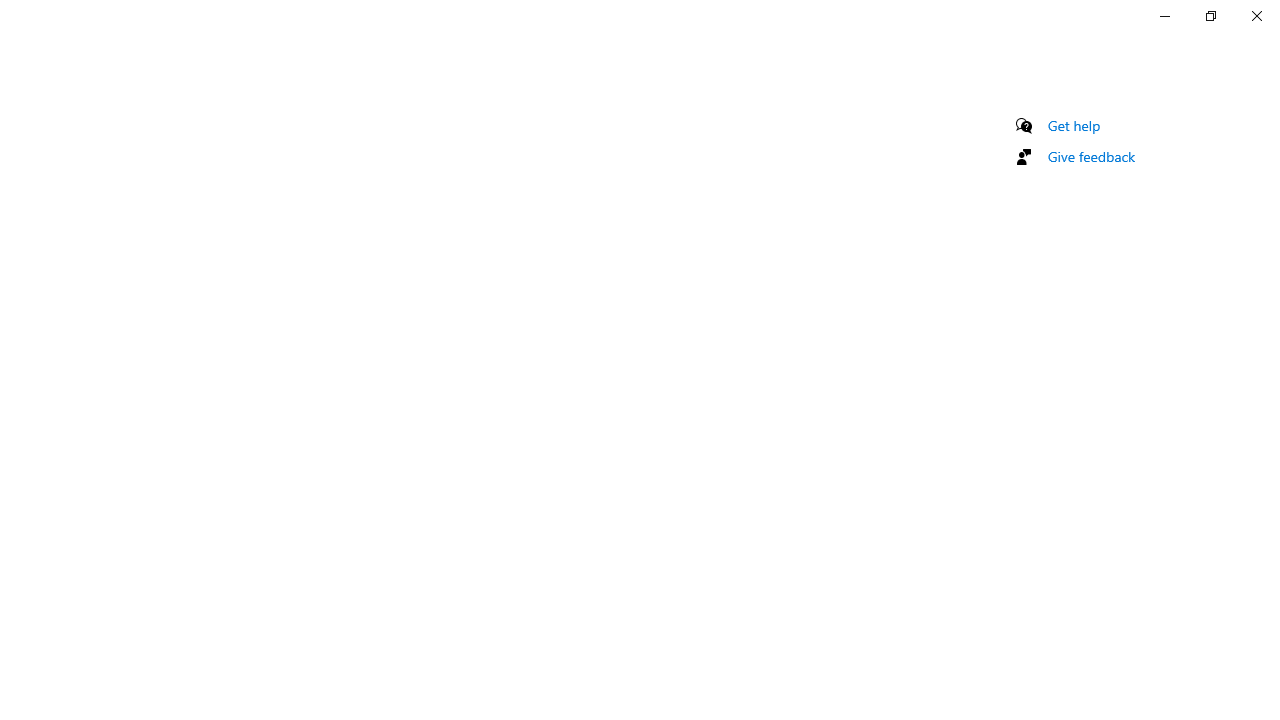 This screenshot has height=720, width=1280. I want to click on 'Restore Settings', so click(1209, 15).